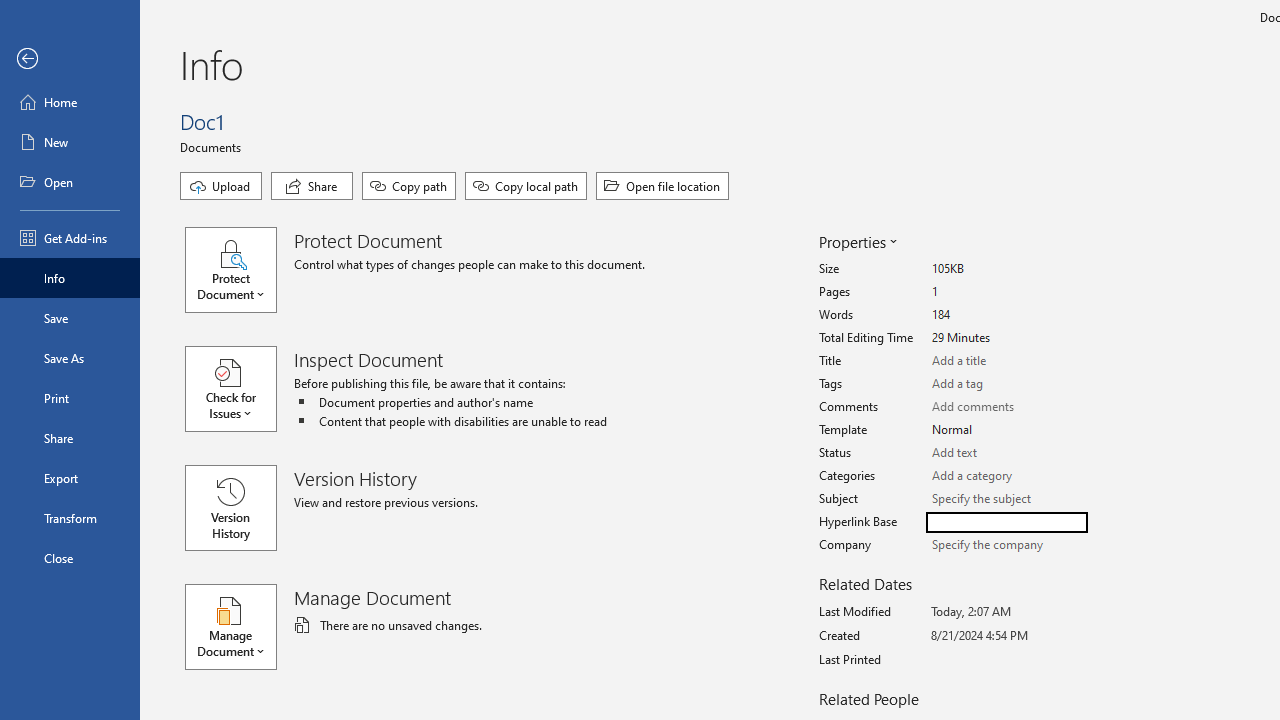 Image resolution: width=1280 pixels, height=720 pixels. What do you see at coordinates (69, 478) in the screenshot?
I see `'Export'` at bounding box center [69, 478].